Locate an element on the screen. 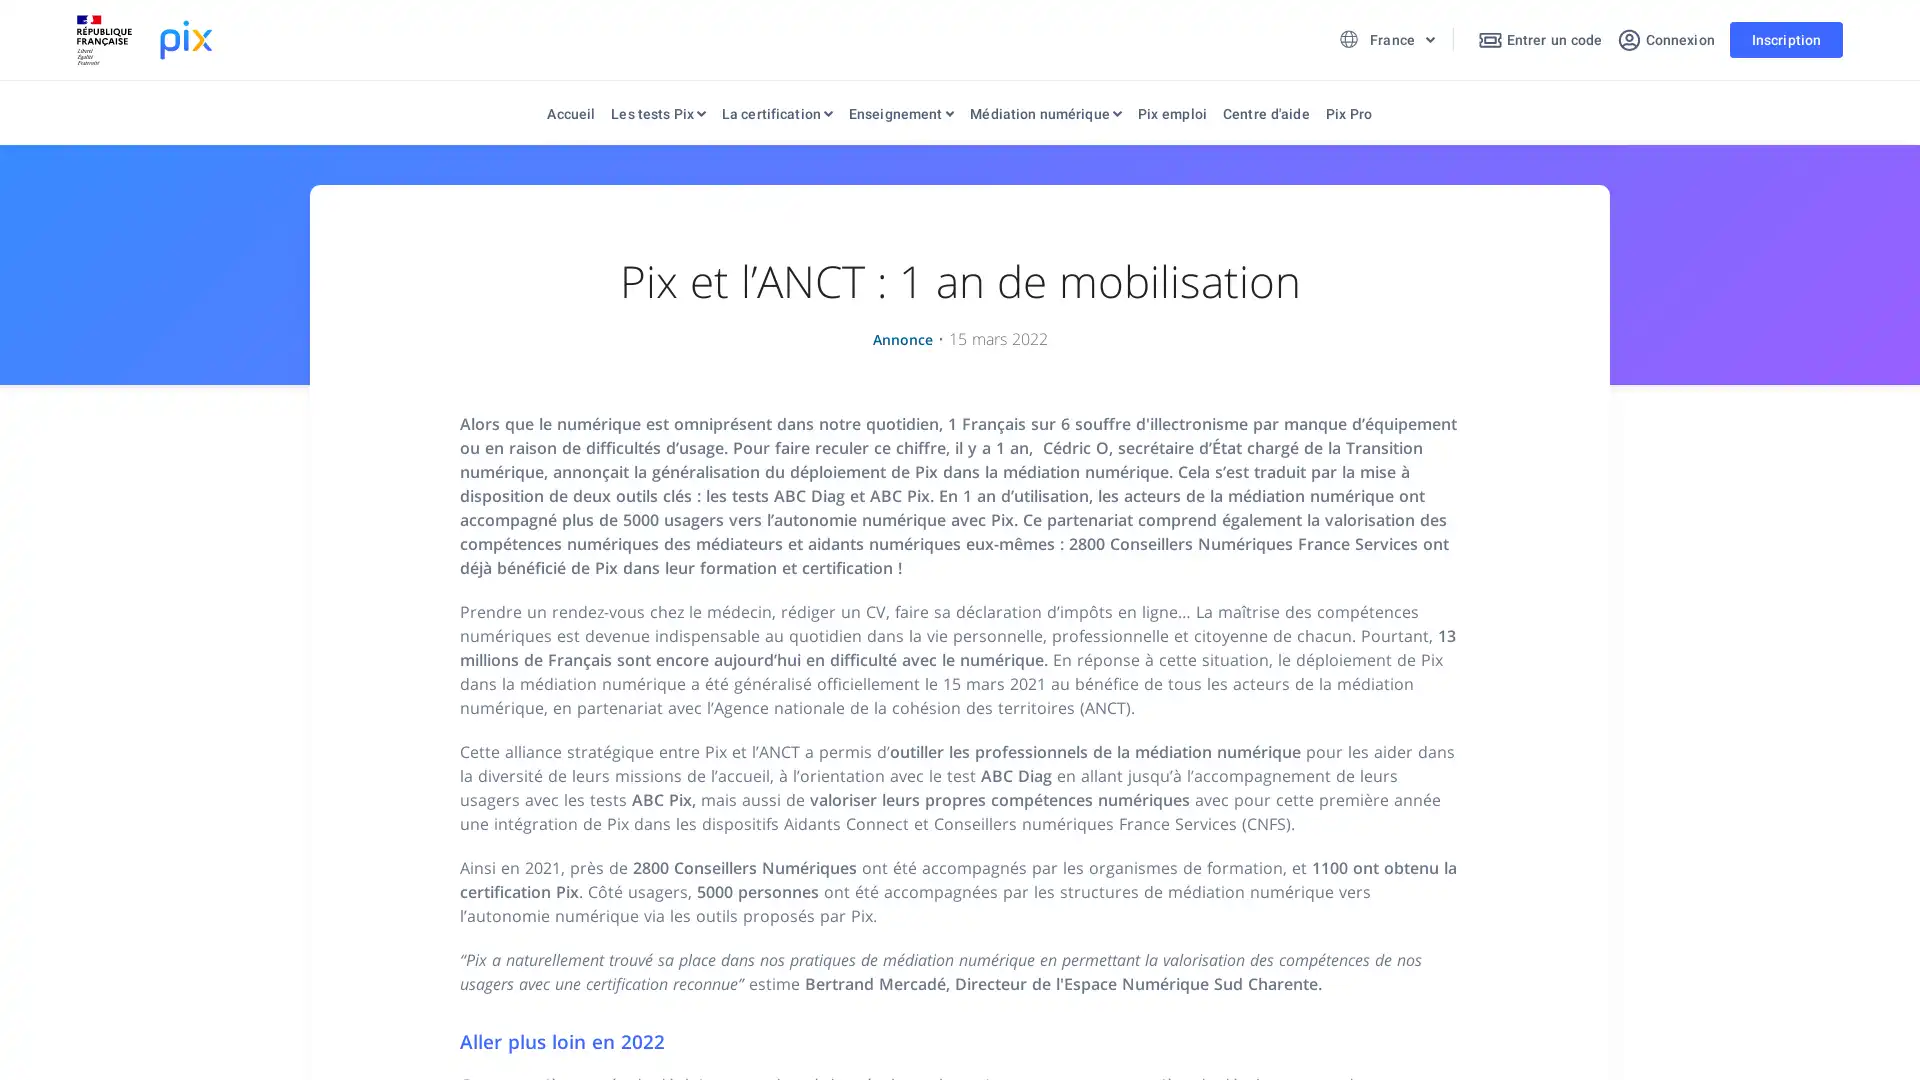 The image size is (1920, 1080). La certification is located at coordinates (775, 118).